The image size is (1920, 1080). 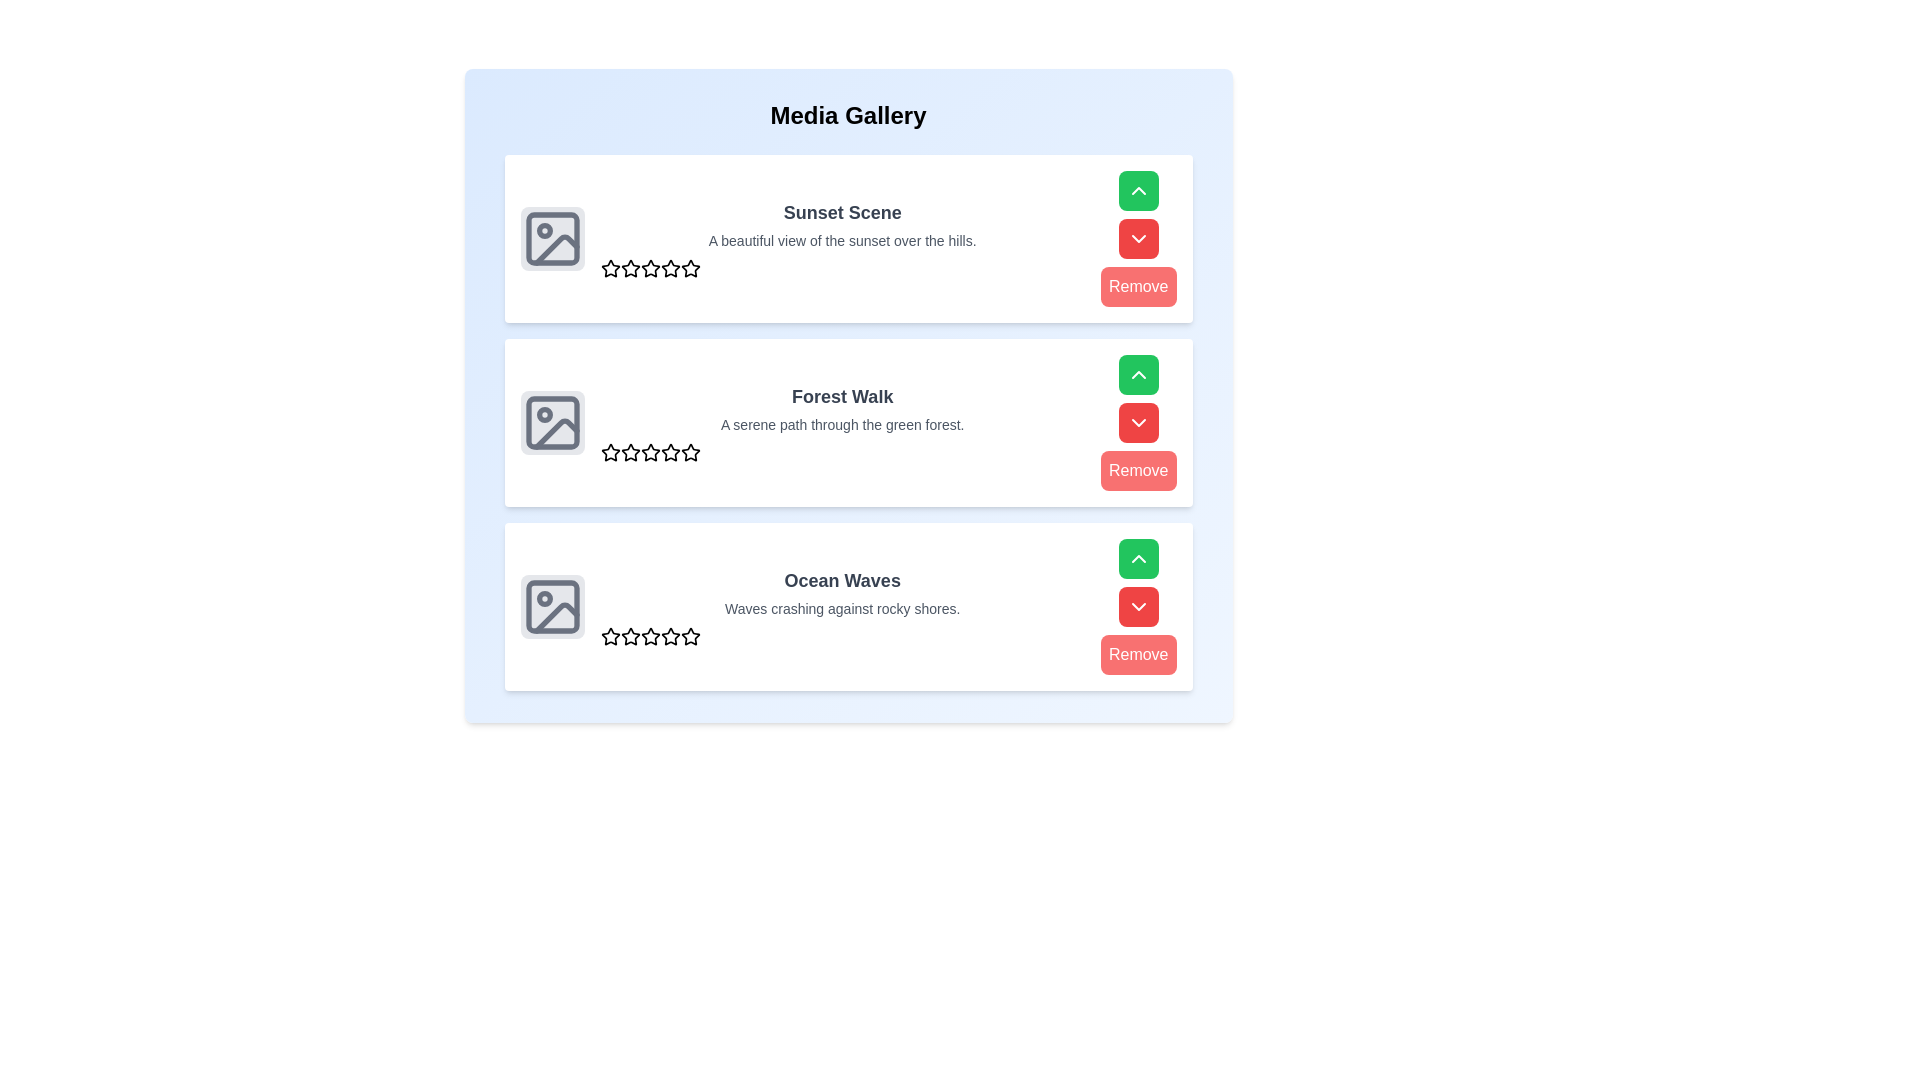 I want to click on 'Remove' button for the media item titled 'Ocean Waves', so click(x=1138, y=655).